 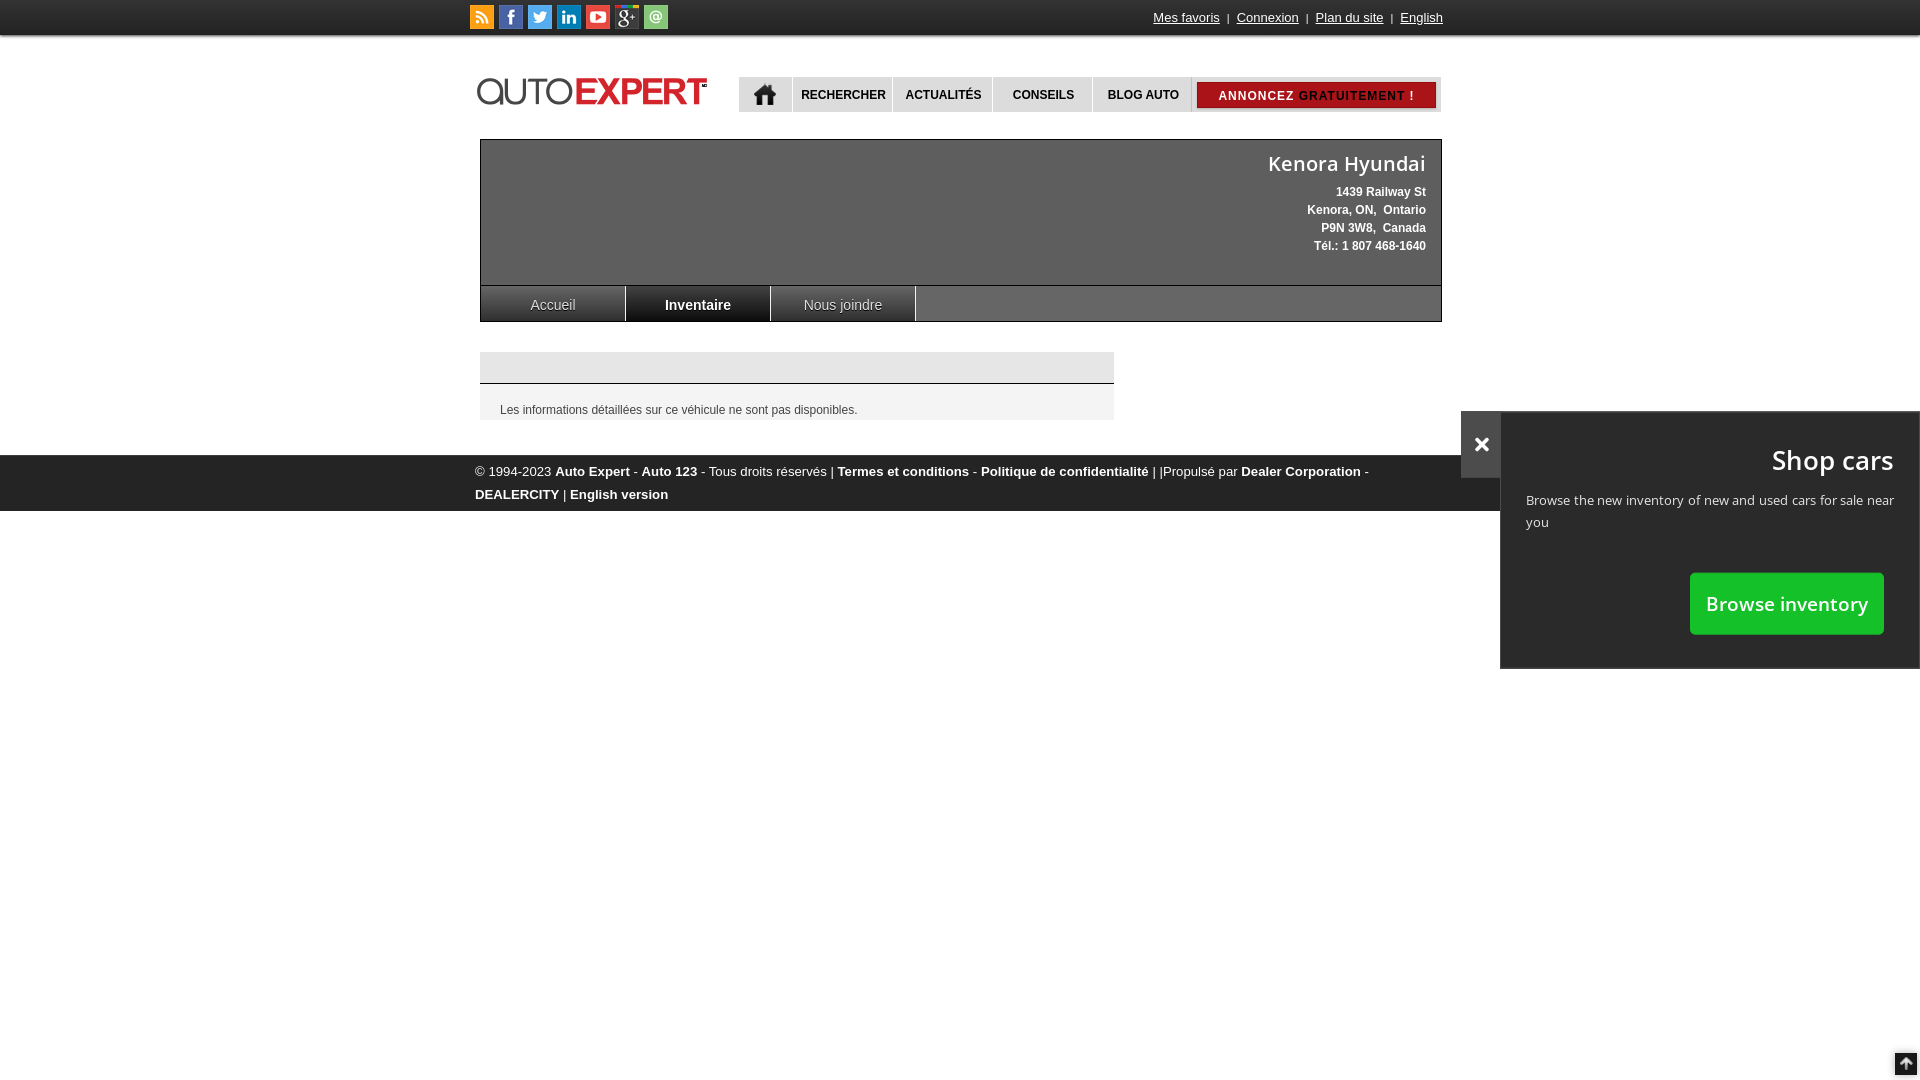 What do you see at coordinates (1233, 17) in the screenshot?
I see `'Connexion'` at bounding box center [1233, 17].